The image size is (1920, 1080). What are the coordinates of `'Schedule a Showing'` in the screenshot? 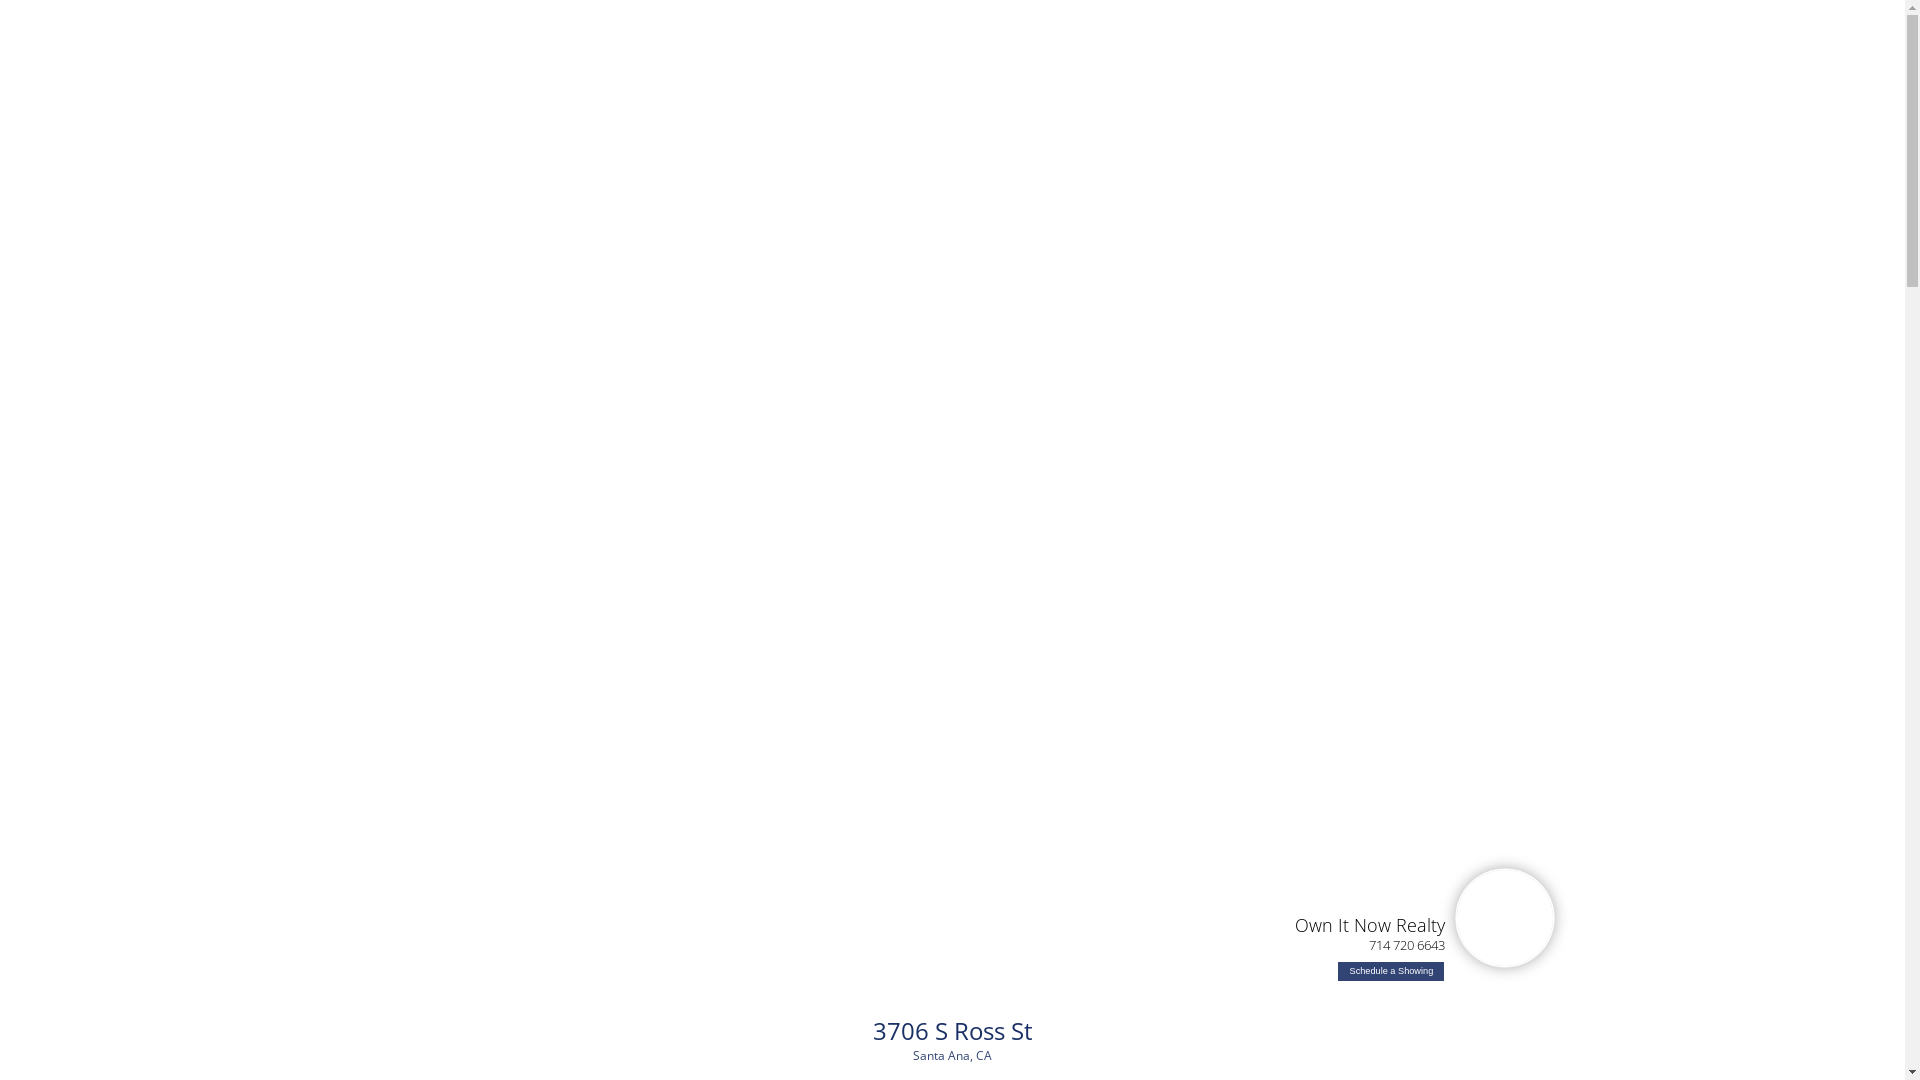 It's located at (1390, 970).